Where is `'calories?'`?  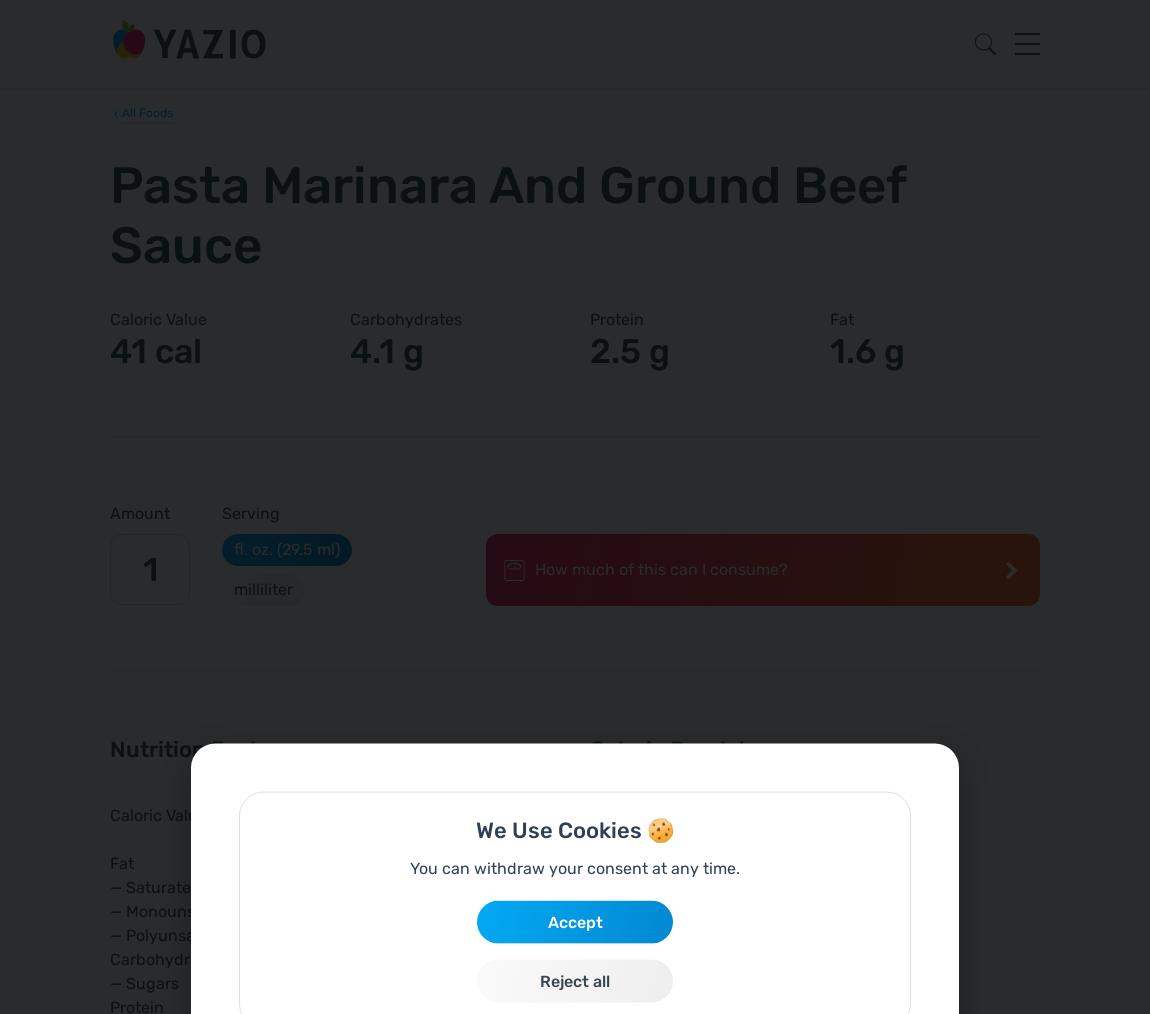 'calories?' is located at coordinates (796, 975).